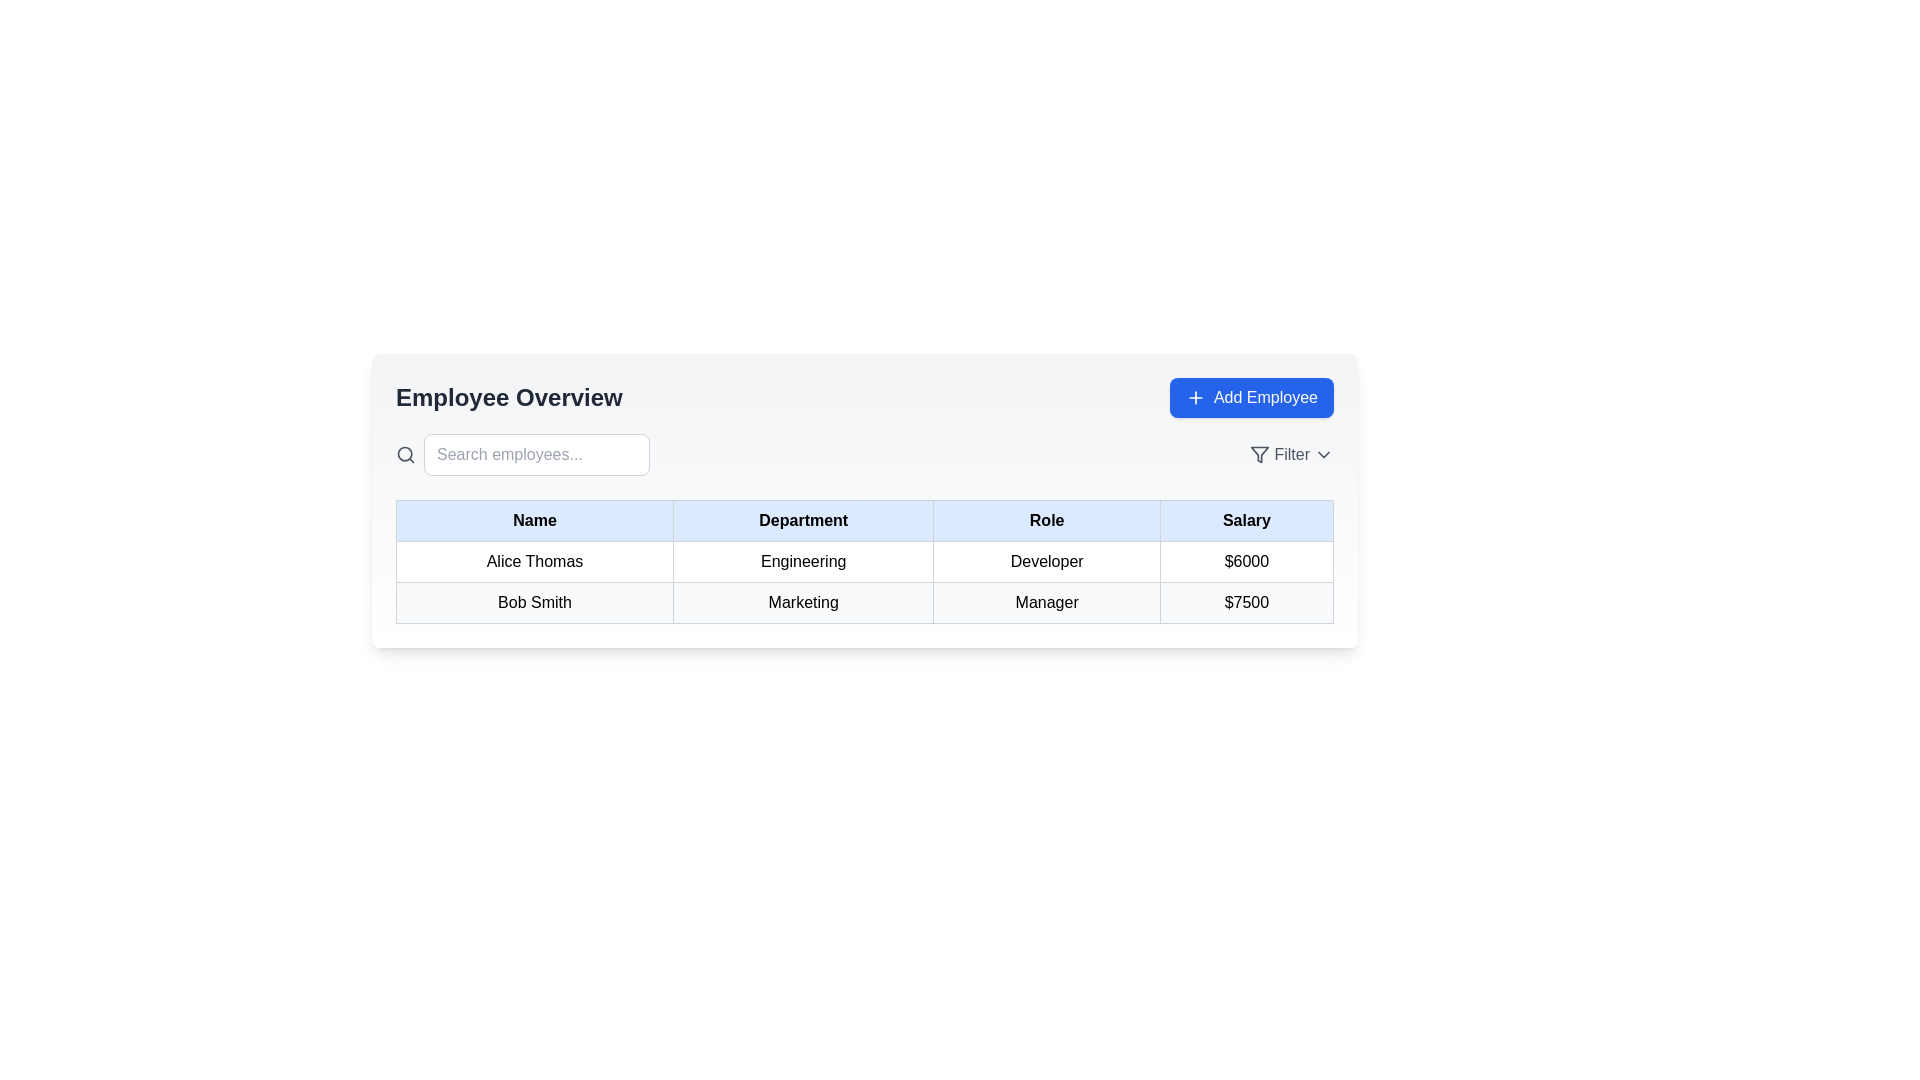 The image size is (1920, 1080). I want to click on the Text cell in the third column of the second row under the 'Role' header, so click(1046, 601).